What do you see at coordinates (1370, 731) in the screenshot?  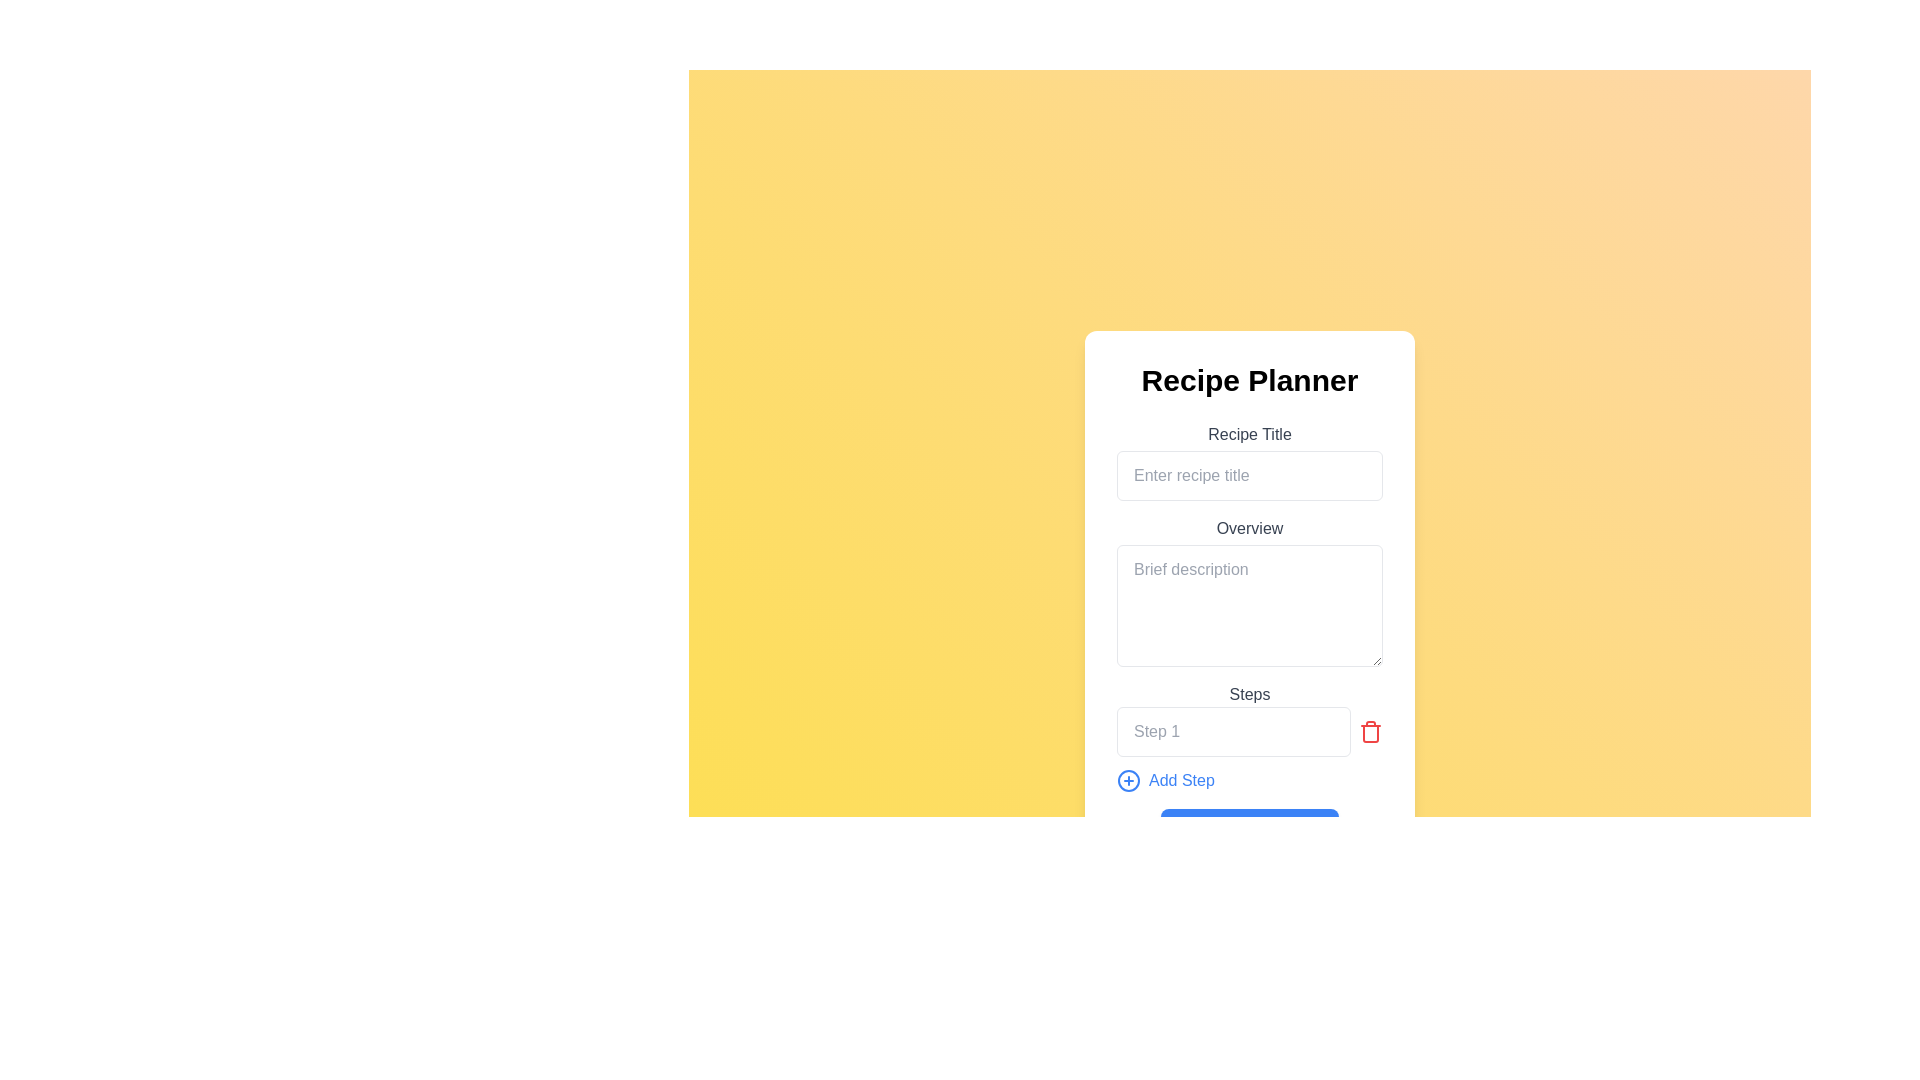 I see `the delete button located to the right of the 'Step 1' text input box` at bounding box center [1370, 731].